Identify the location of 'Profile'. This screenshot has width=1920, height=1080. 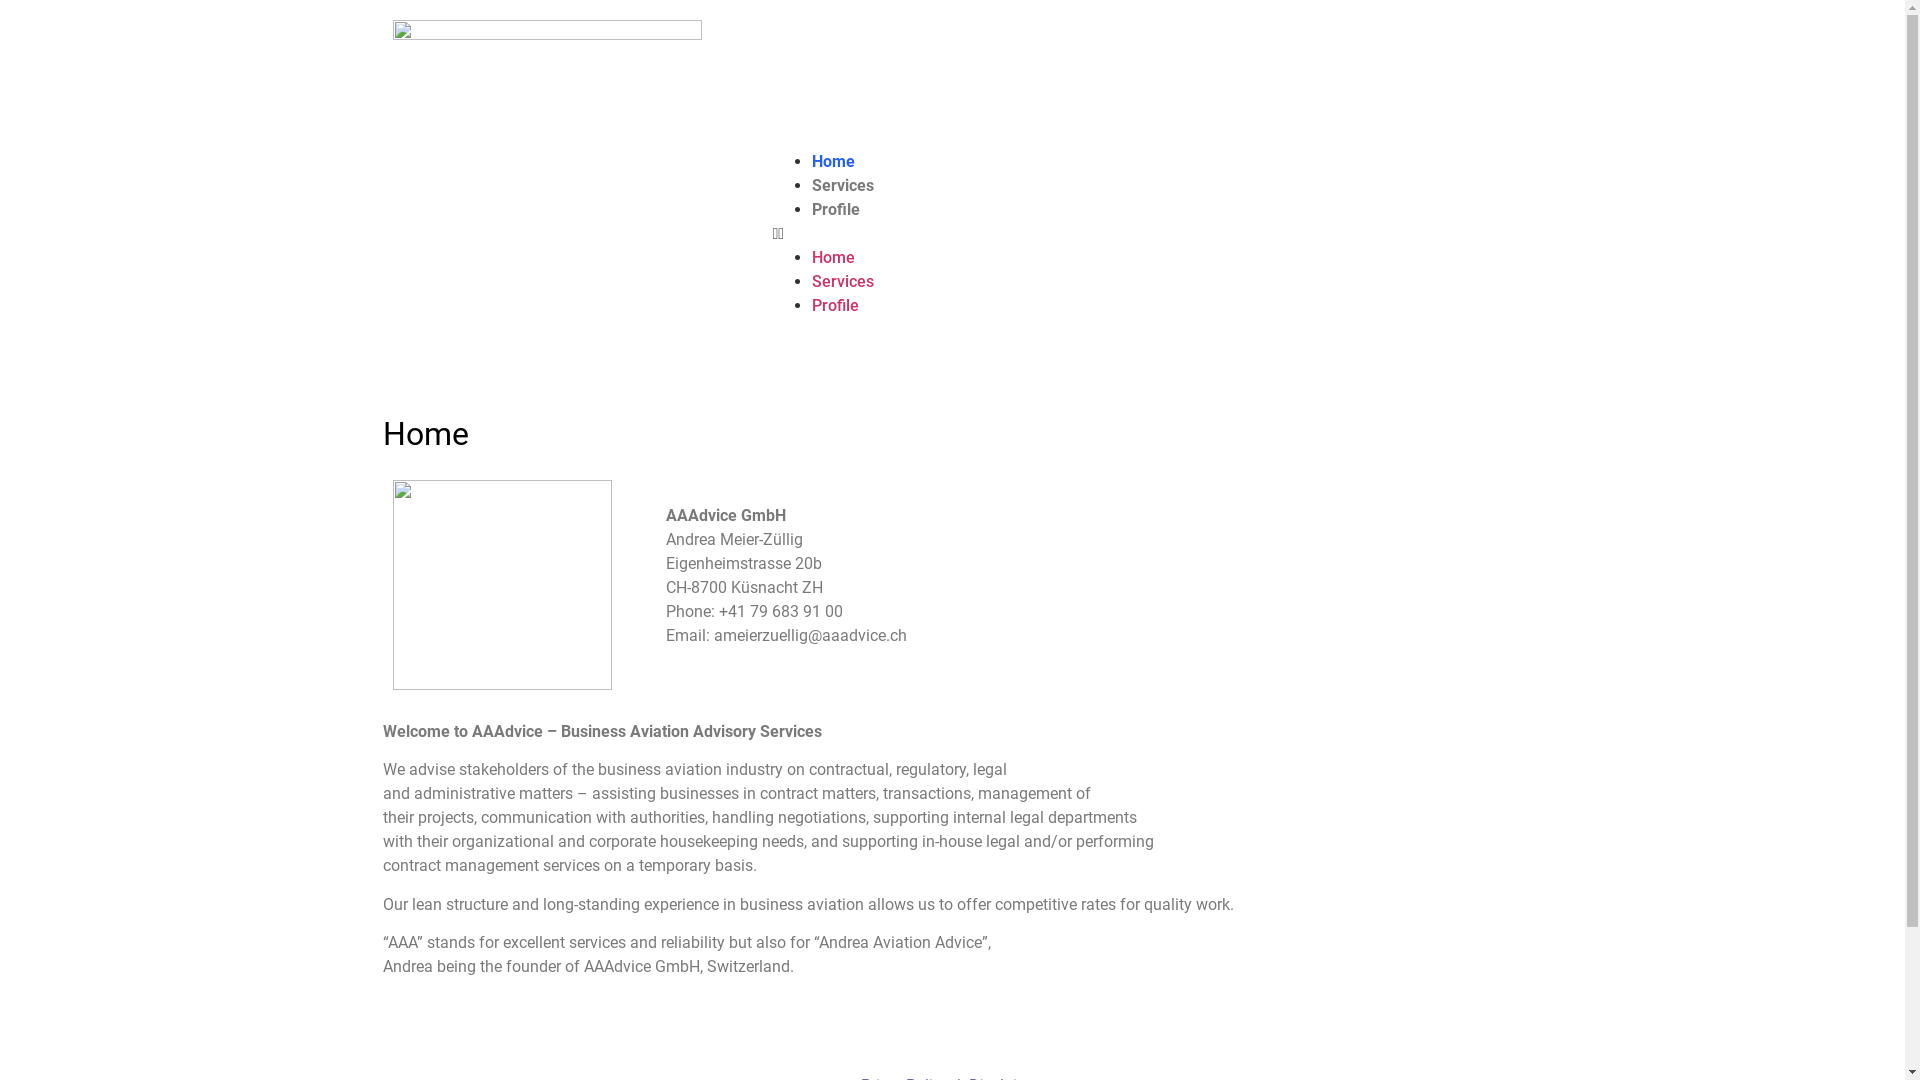
(811, 305).